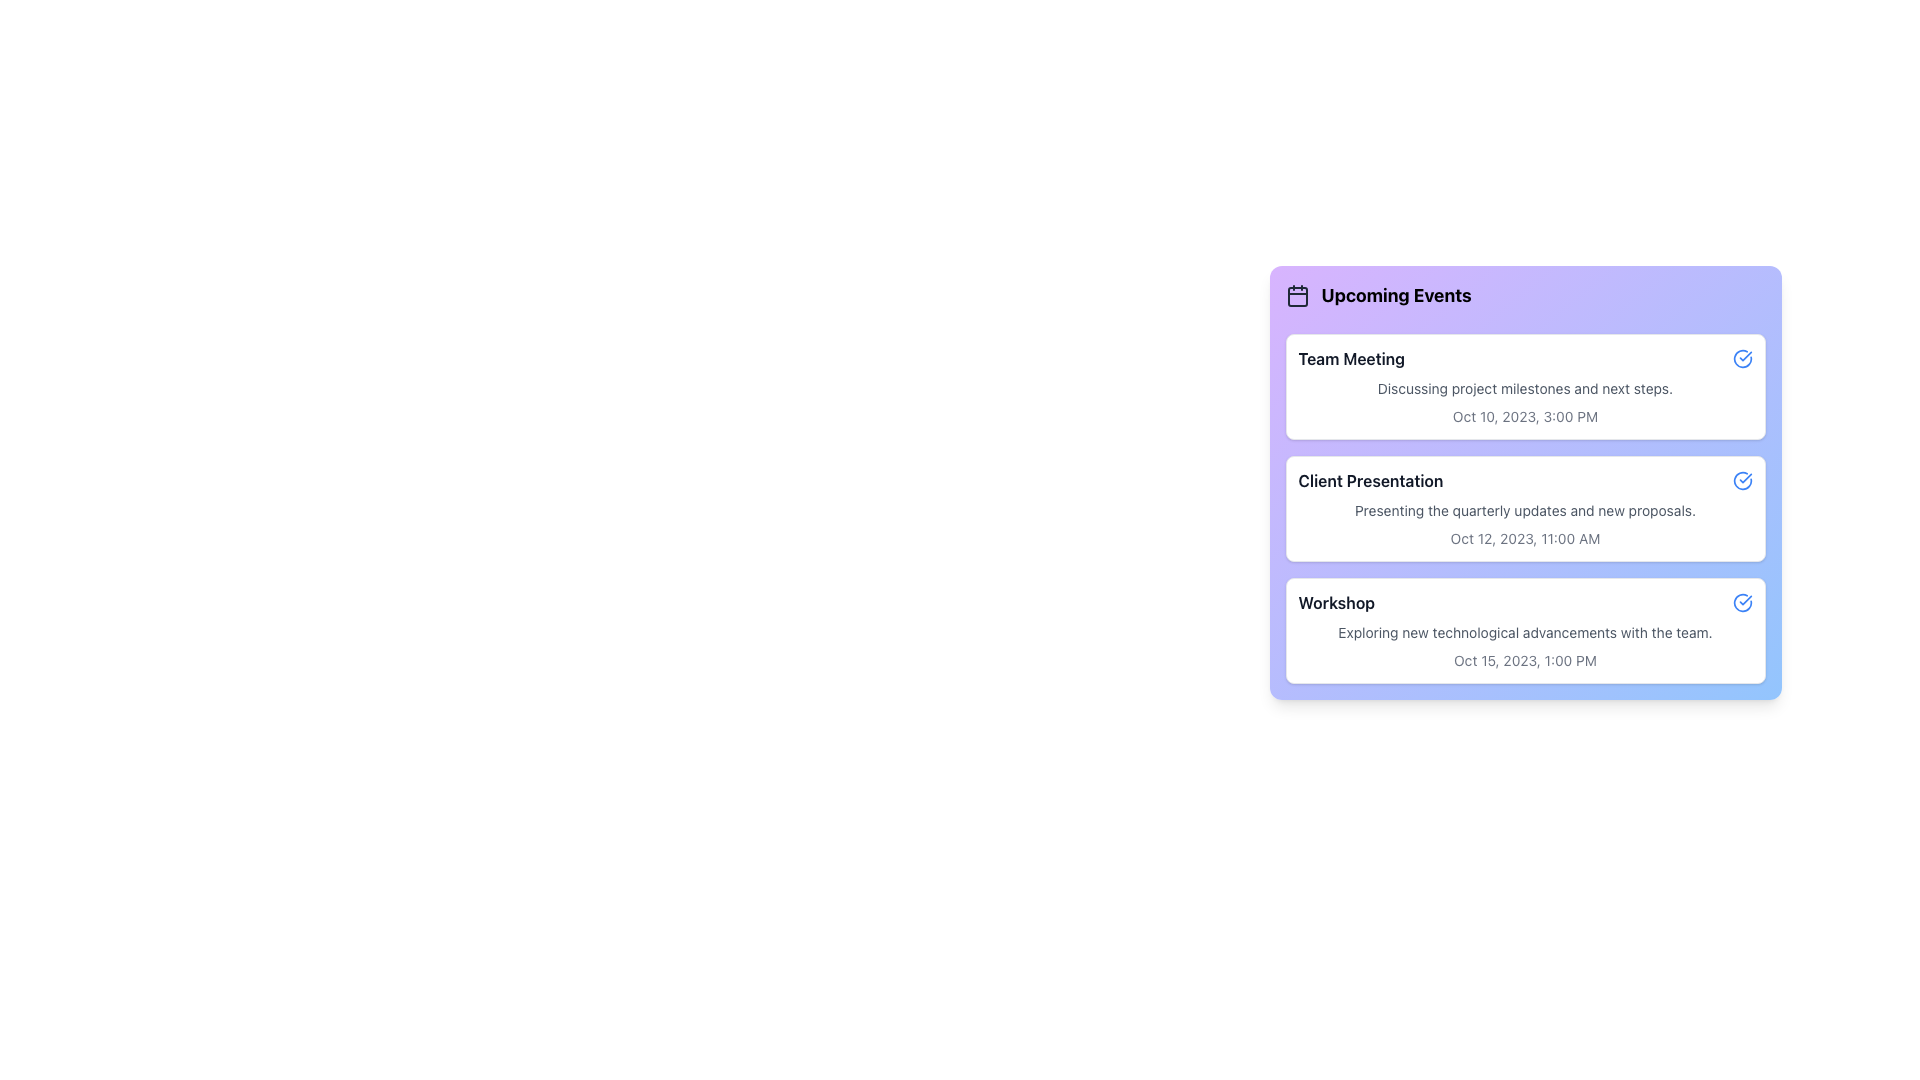  What do you see at coordinates (1741, 601) in the screenshot?
I see `the completion icon located at the top-right corner of the 'Workshop' card within the 'Upcoming Events' panel` at bounding box center [1741, 601].